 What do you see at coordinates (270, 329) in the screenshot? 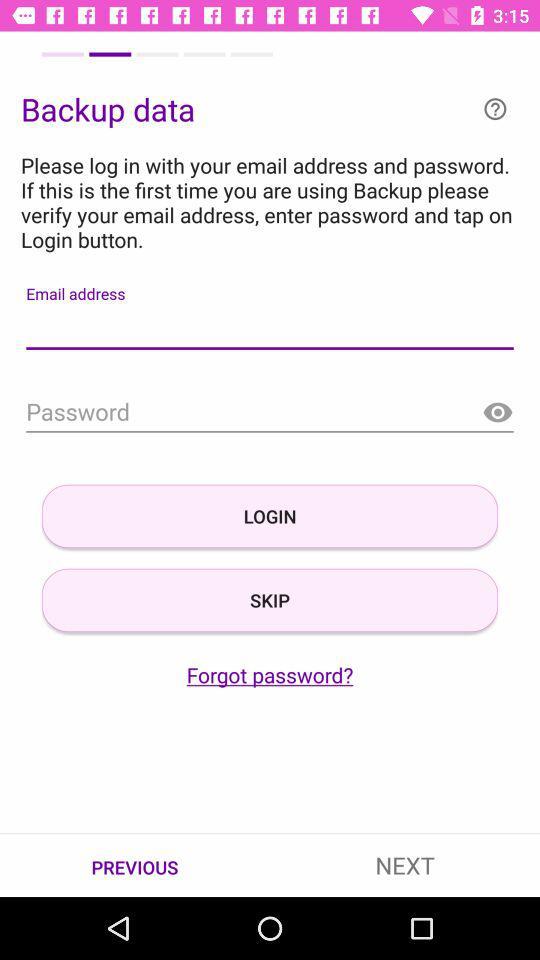
I see `blank space` at bounding box center [270, 329].